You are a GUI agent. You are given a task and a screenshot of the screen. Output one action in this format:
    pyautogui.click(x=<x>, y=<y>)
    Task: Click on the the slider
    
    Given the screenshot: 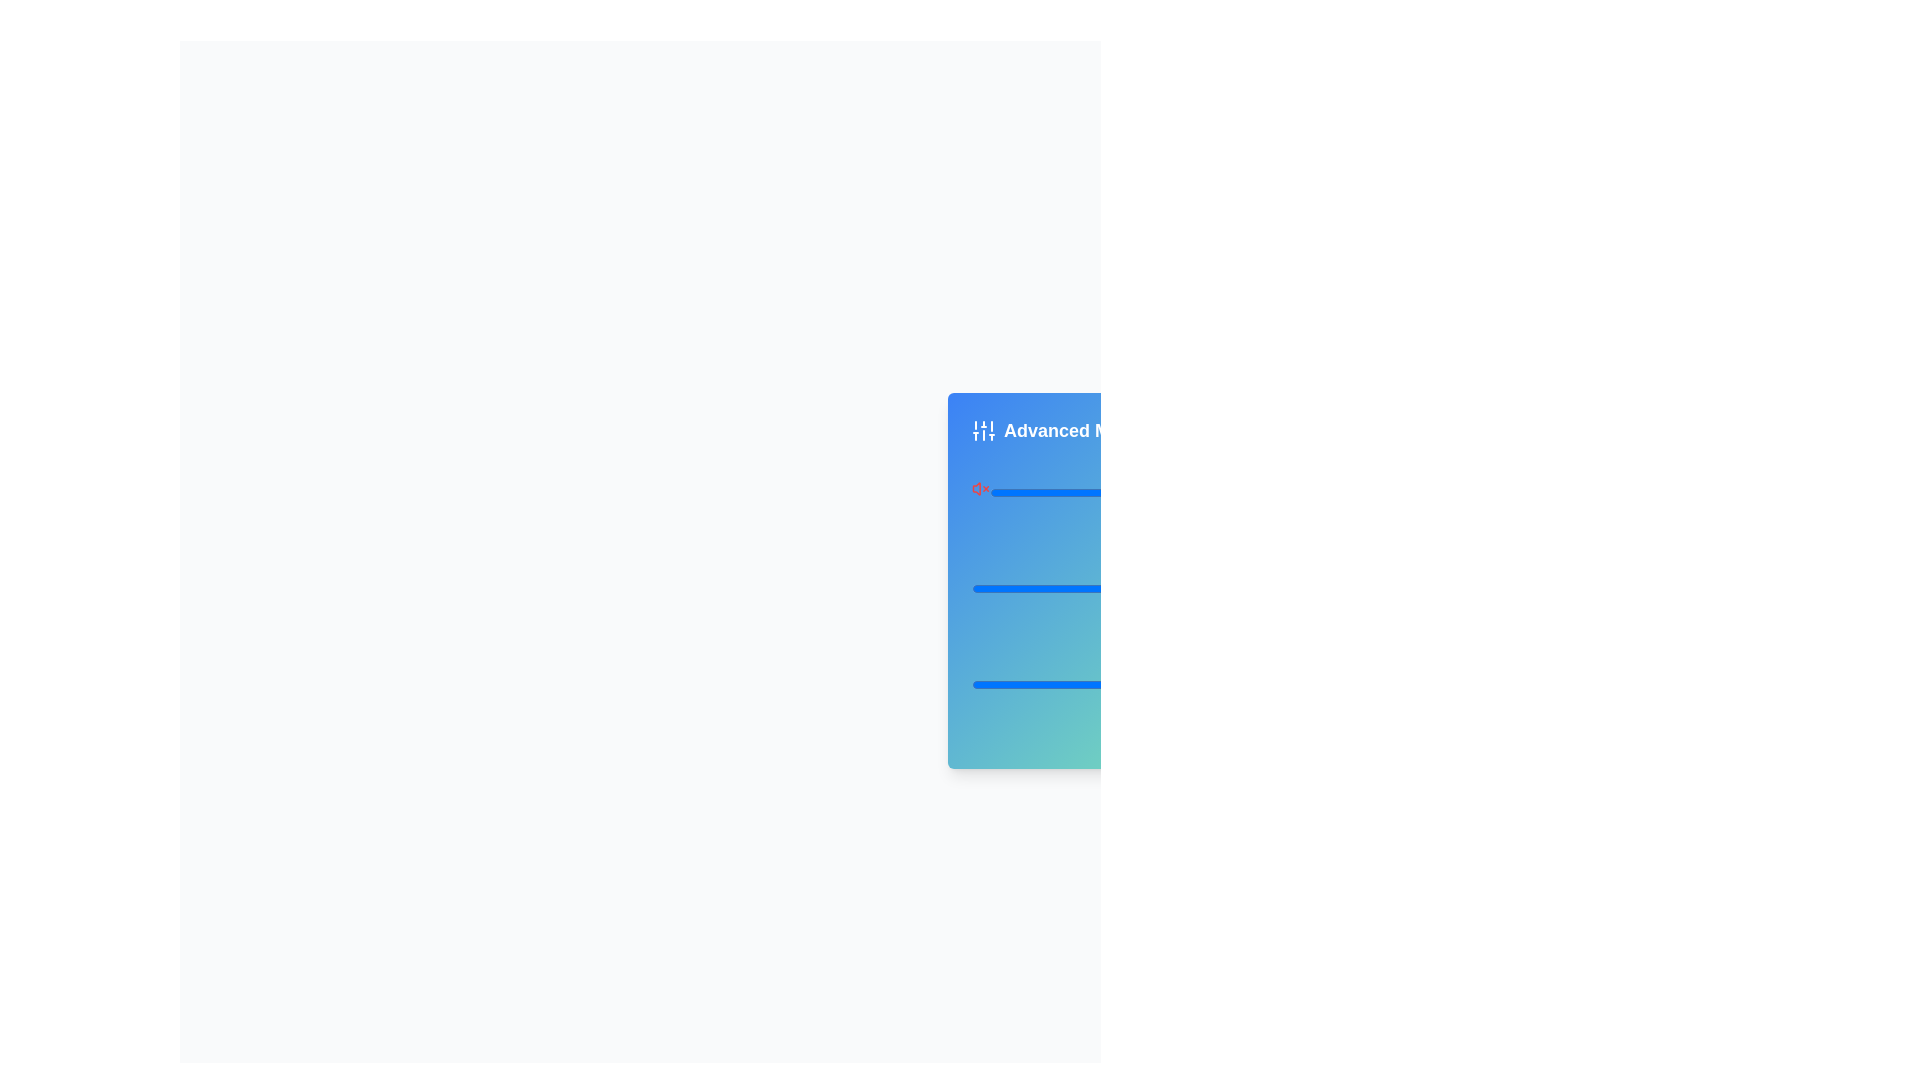 What is the action you would take?
    pyautogui.click(x=1274, y=493)
    